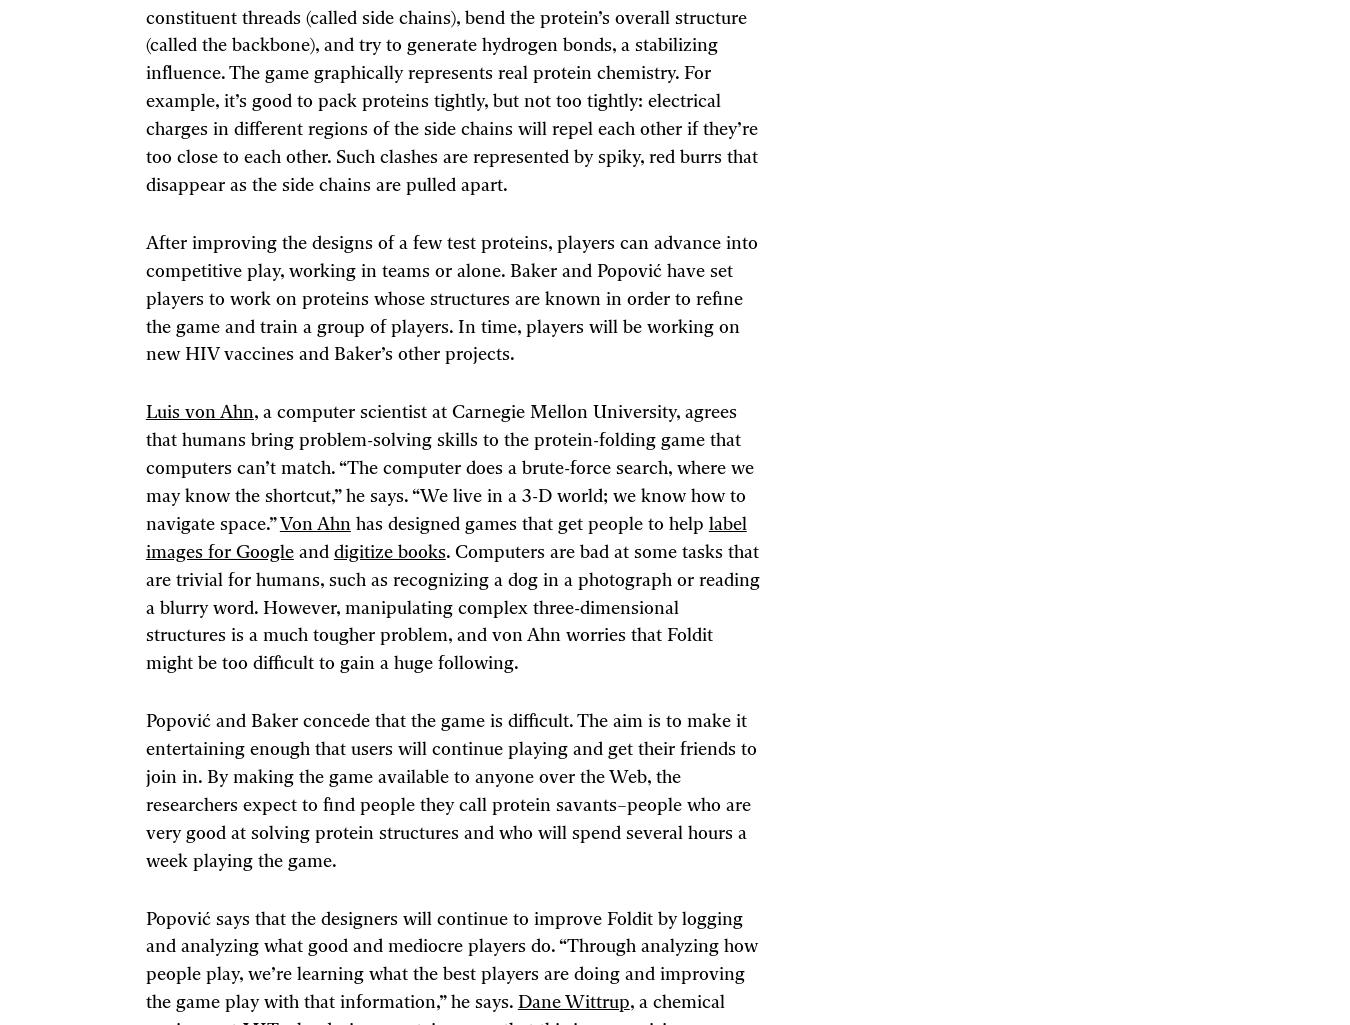 The height and width of the screenshot is (1025, 1350). What do you see at coordinates (445, 537) in the screenshot?
I see `'label images for Google'` at bounding box center [445, 537].